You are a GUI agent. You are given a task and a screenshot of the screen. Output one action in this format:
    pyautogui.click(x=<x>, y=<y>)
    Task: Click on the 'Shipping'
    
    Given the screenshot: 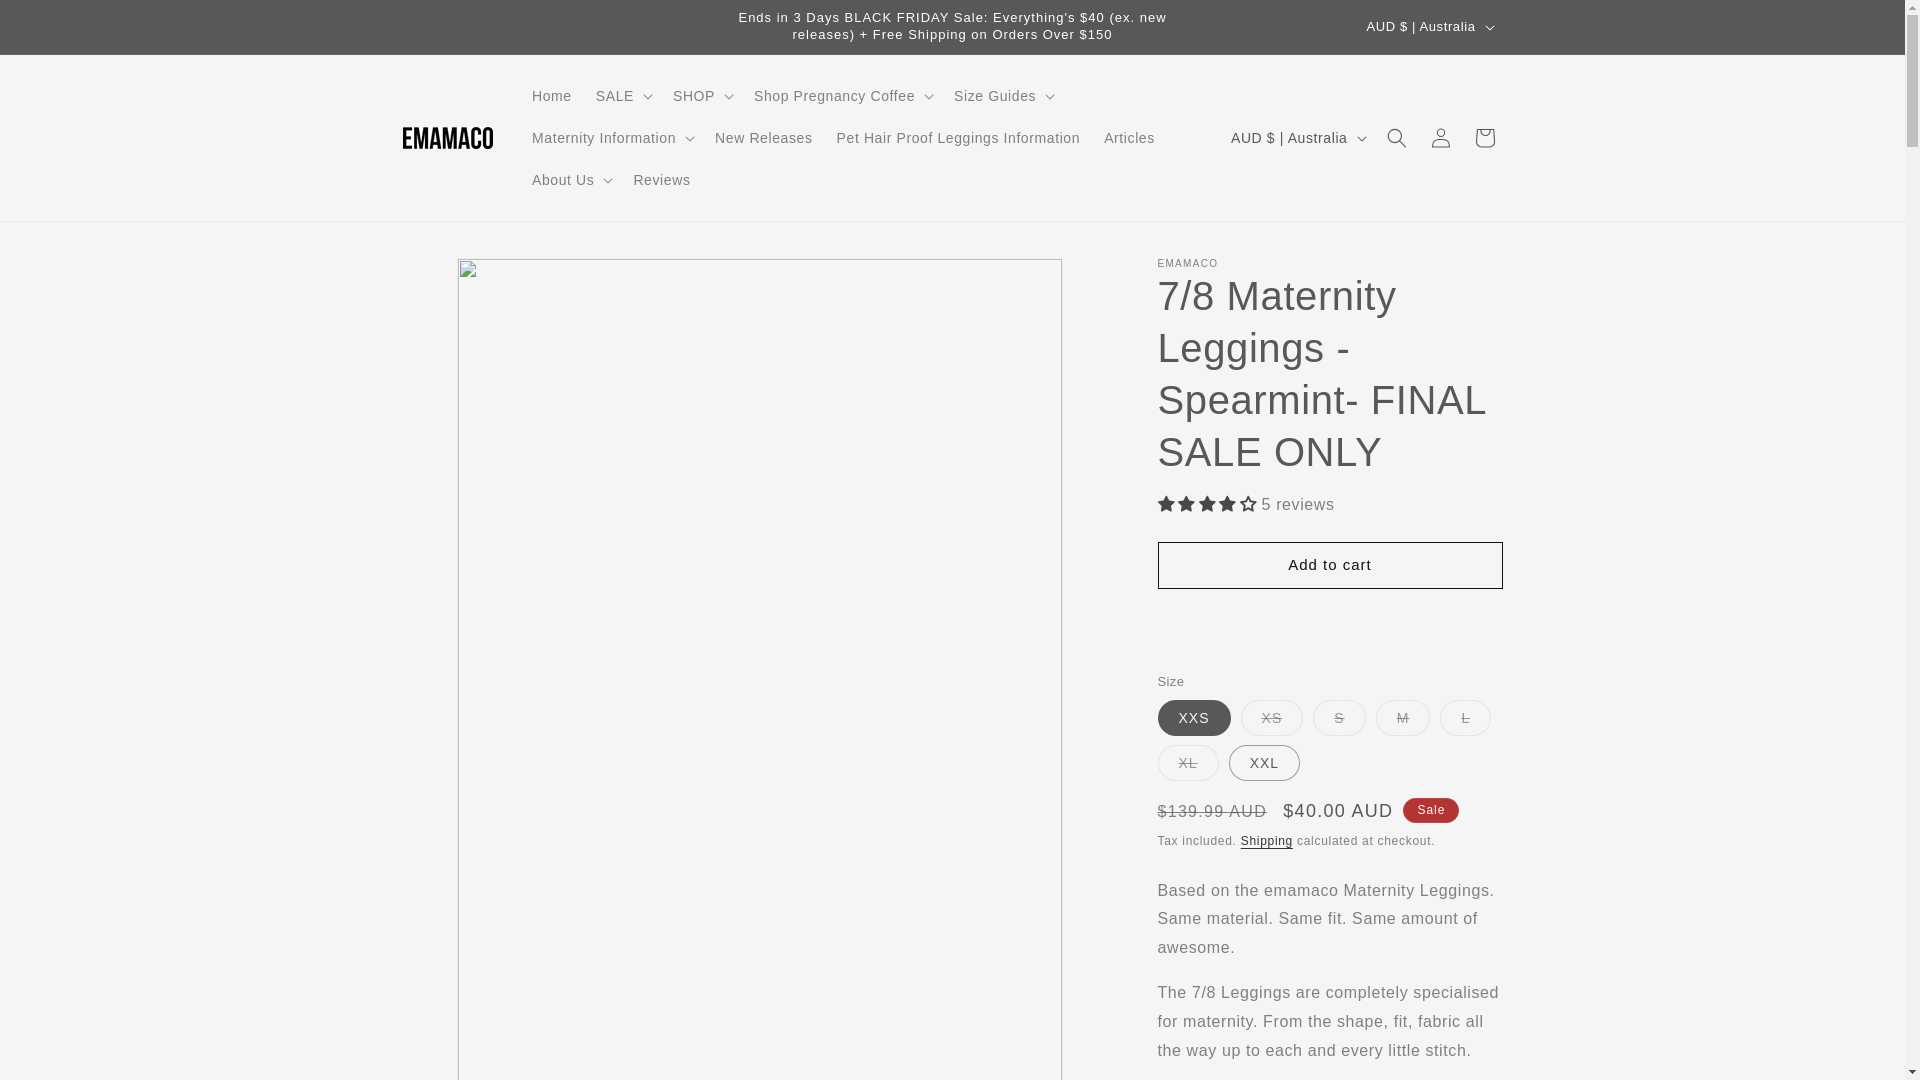 What is the action you would take?
    pyautogui.click(x=1266, y=840)
    